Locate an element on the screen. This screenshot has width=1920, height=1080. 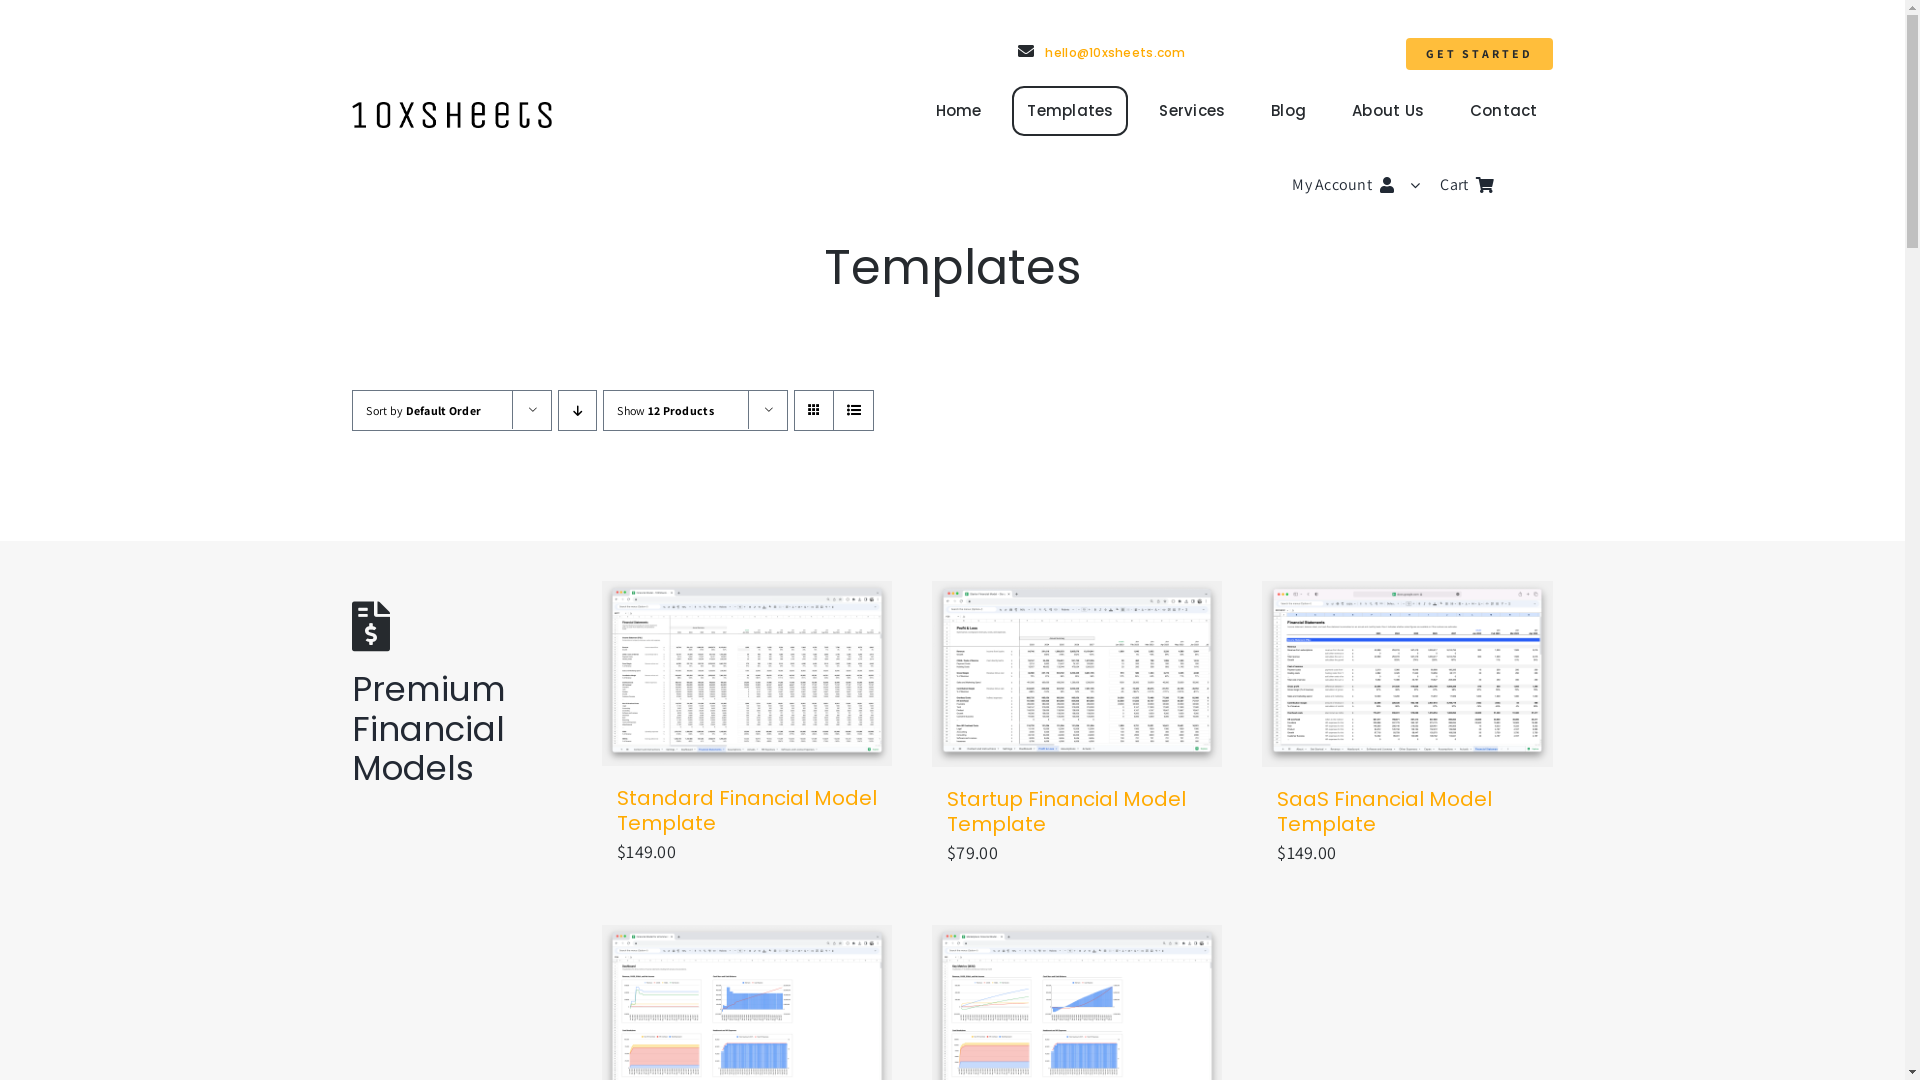
'About Us' is located at coordinates (1386, 111).